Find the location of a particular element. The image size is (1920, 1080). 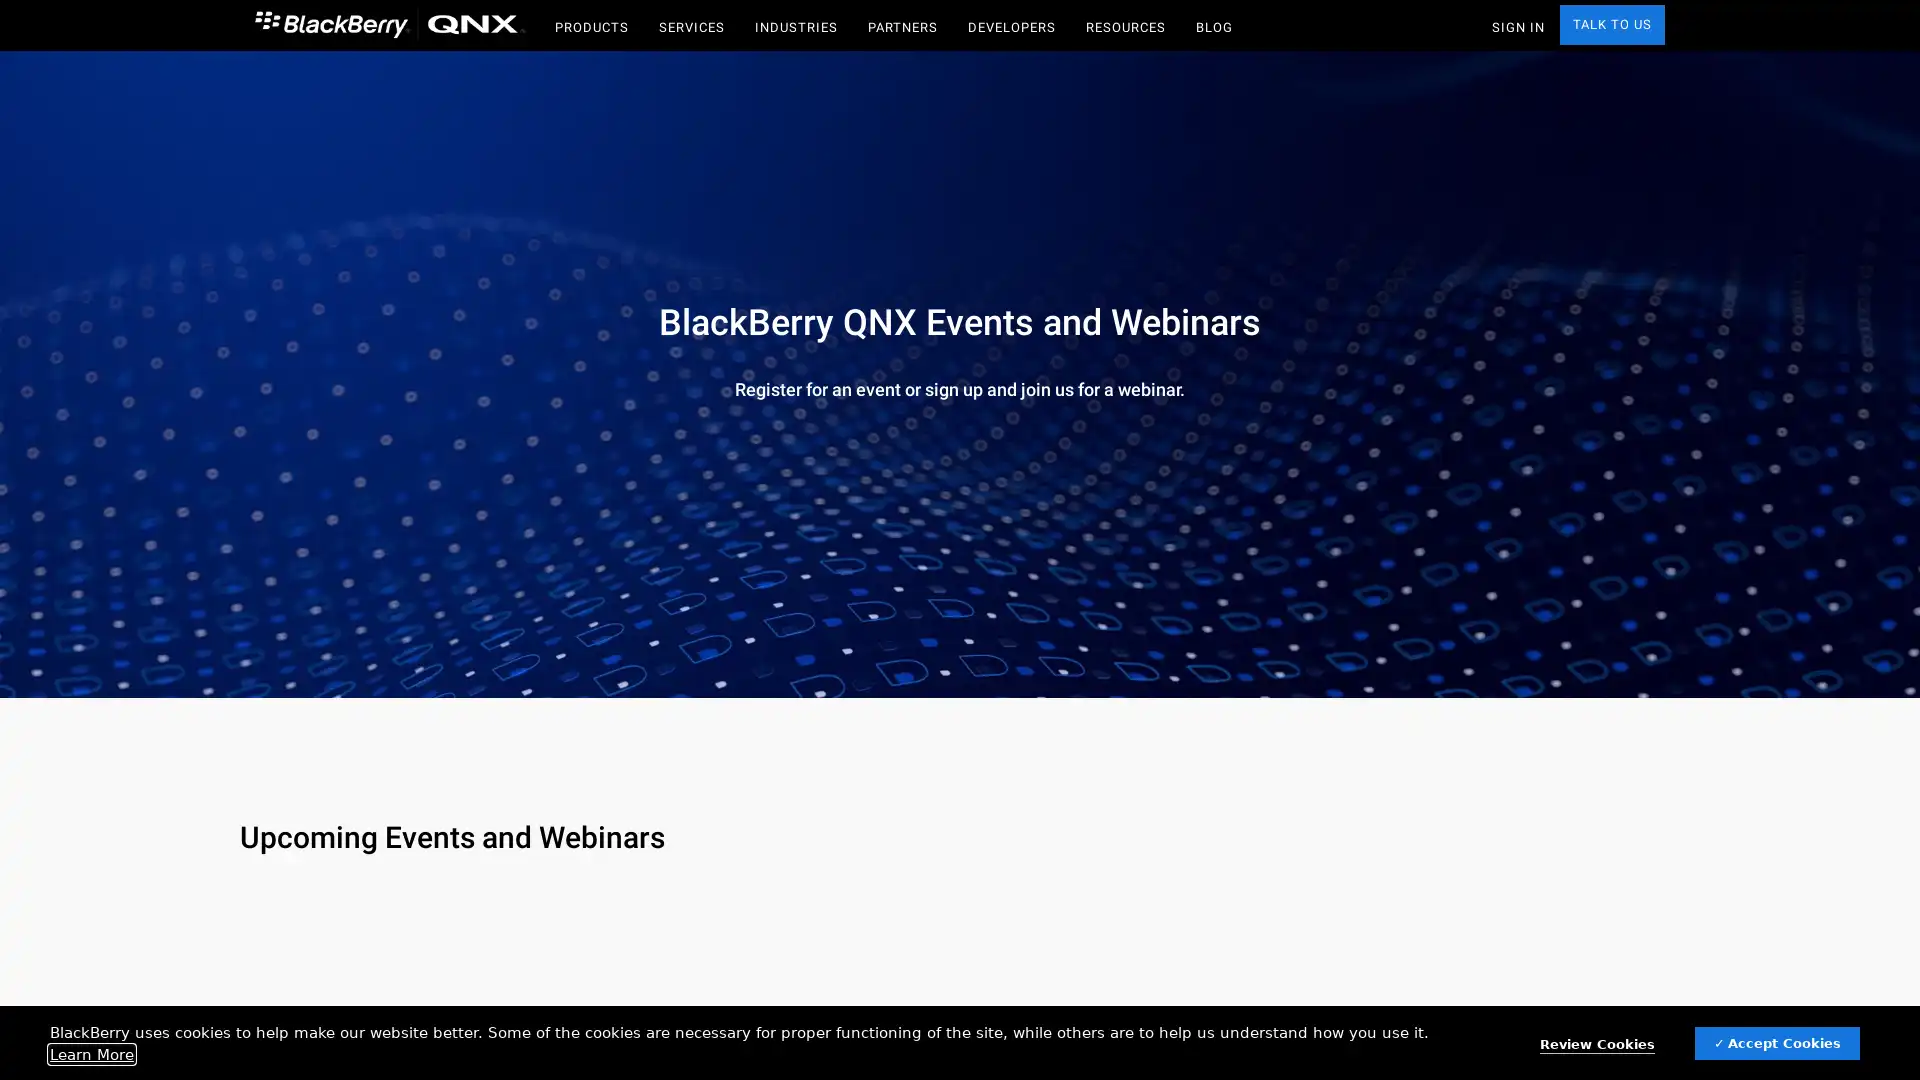

Accept Cookies is located at coordinates (1777, 1042).